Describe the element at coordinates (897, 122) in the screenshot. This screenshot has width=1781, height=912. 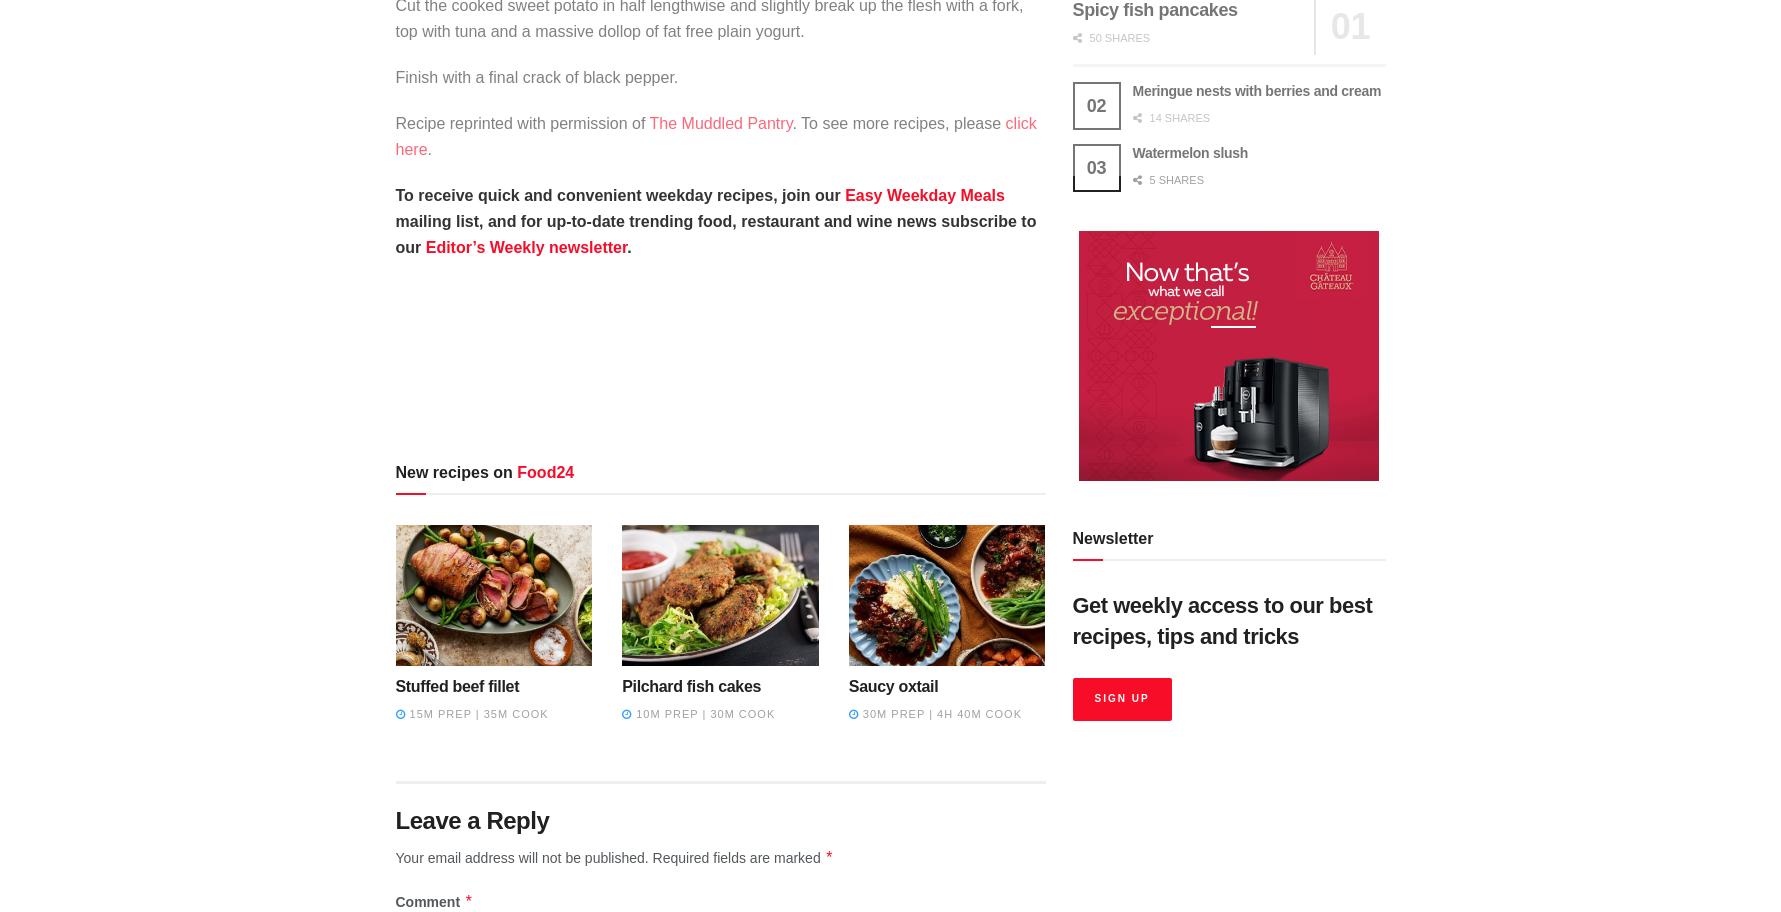
I see `'. To see more recipes, please'` at that location.